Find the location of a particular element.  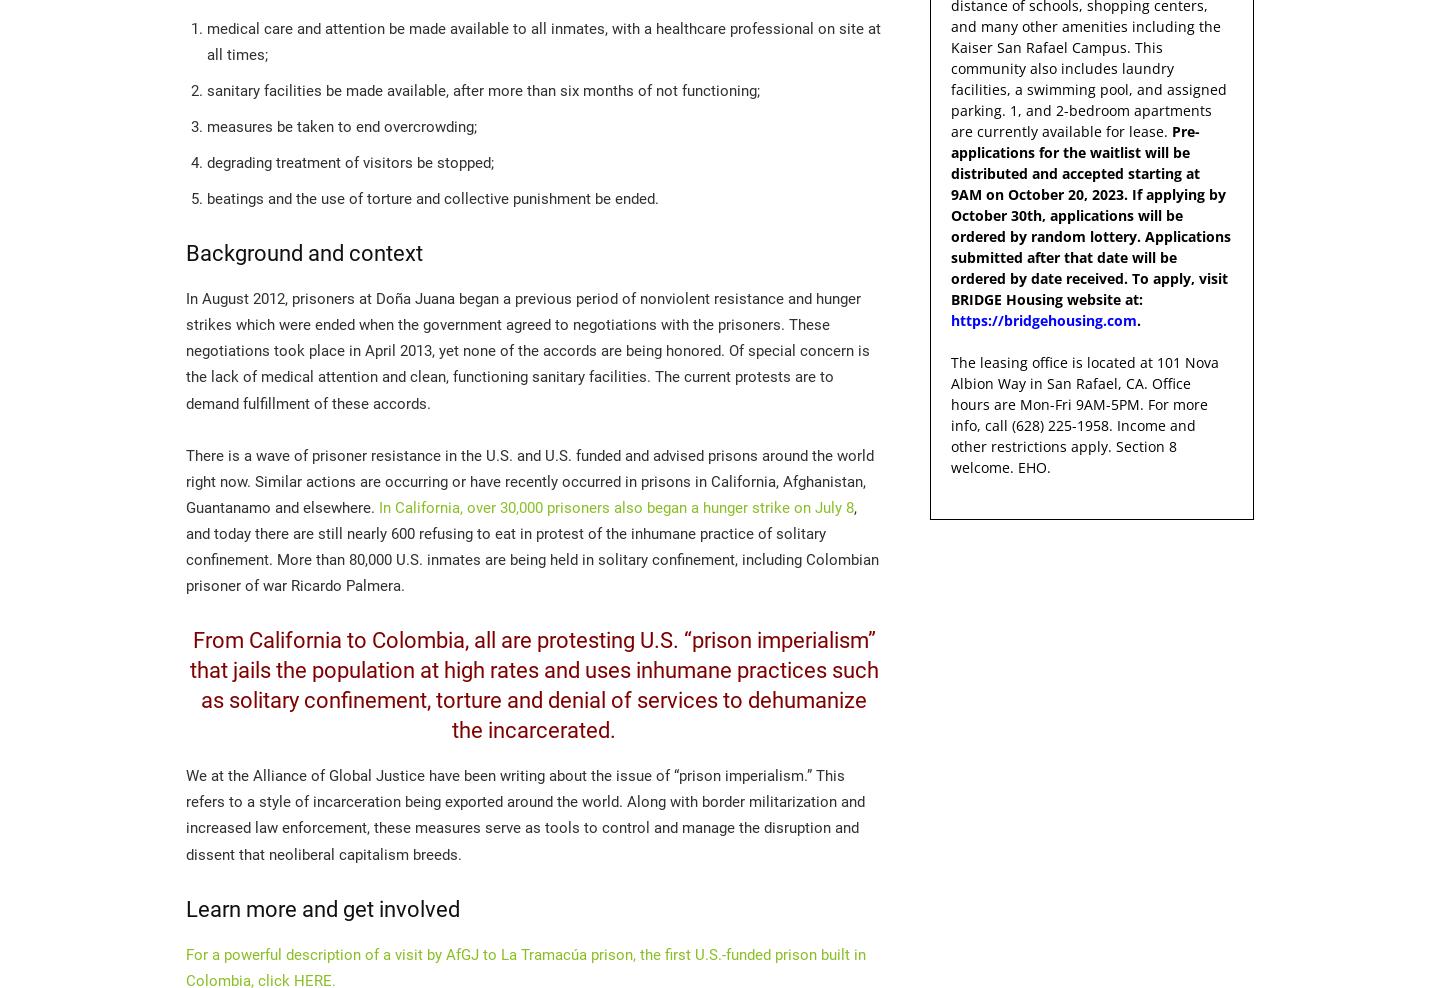

'Pre-applications for the waitlist will be distributed and accepted starting at 9AM on October 20, 2023. If applying by October 30th, applications will be ordered by random lottery. Applications submitted after that date will be ordered by date received. To apply, visit BRIDGE Housing website at:' is located at coordinates (950, 215).